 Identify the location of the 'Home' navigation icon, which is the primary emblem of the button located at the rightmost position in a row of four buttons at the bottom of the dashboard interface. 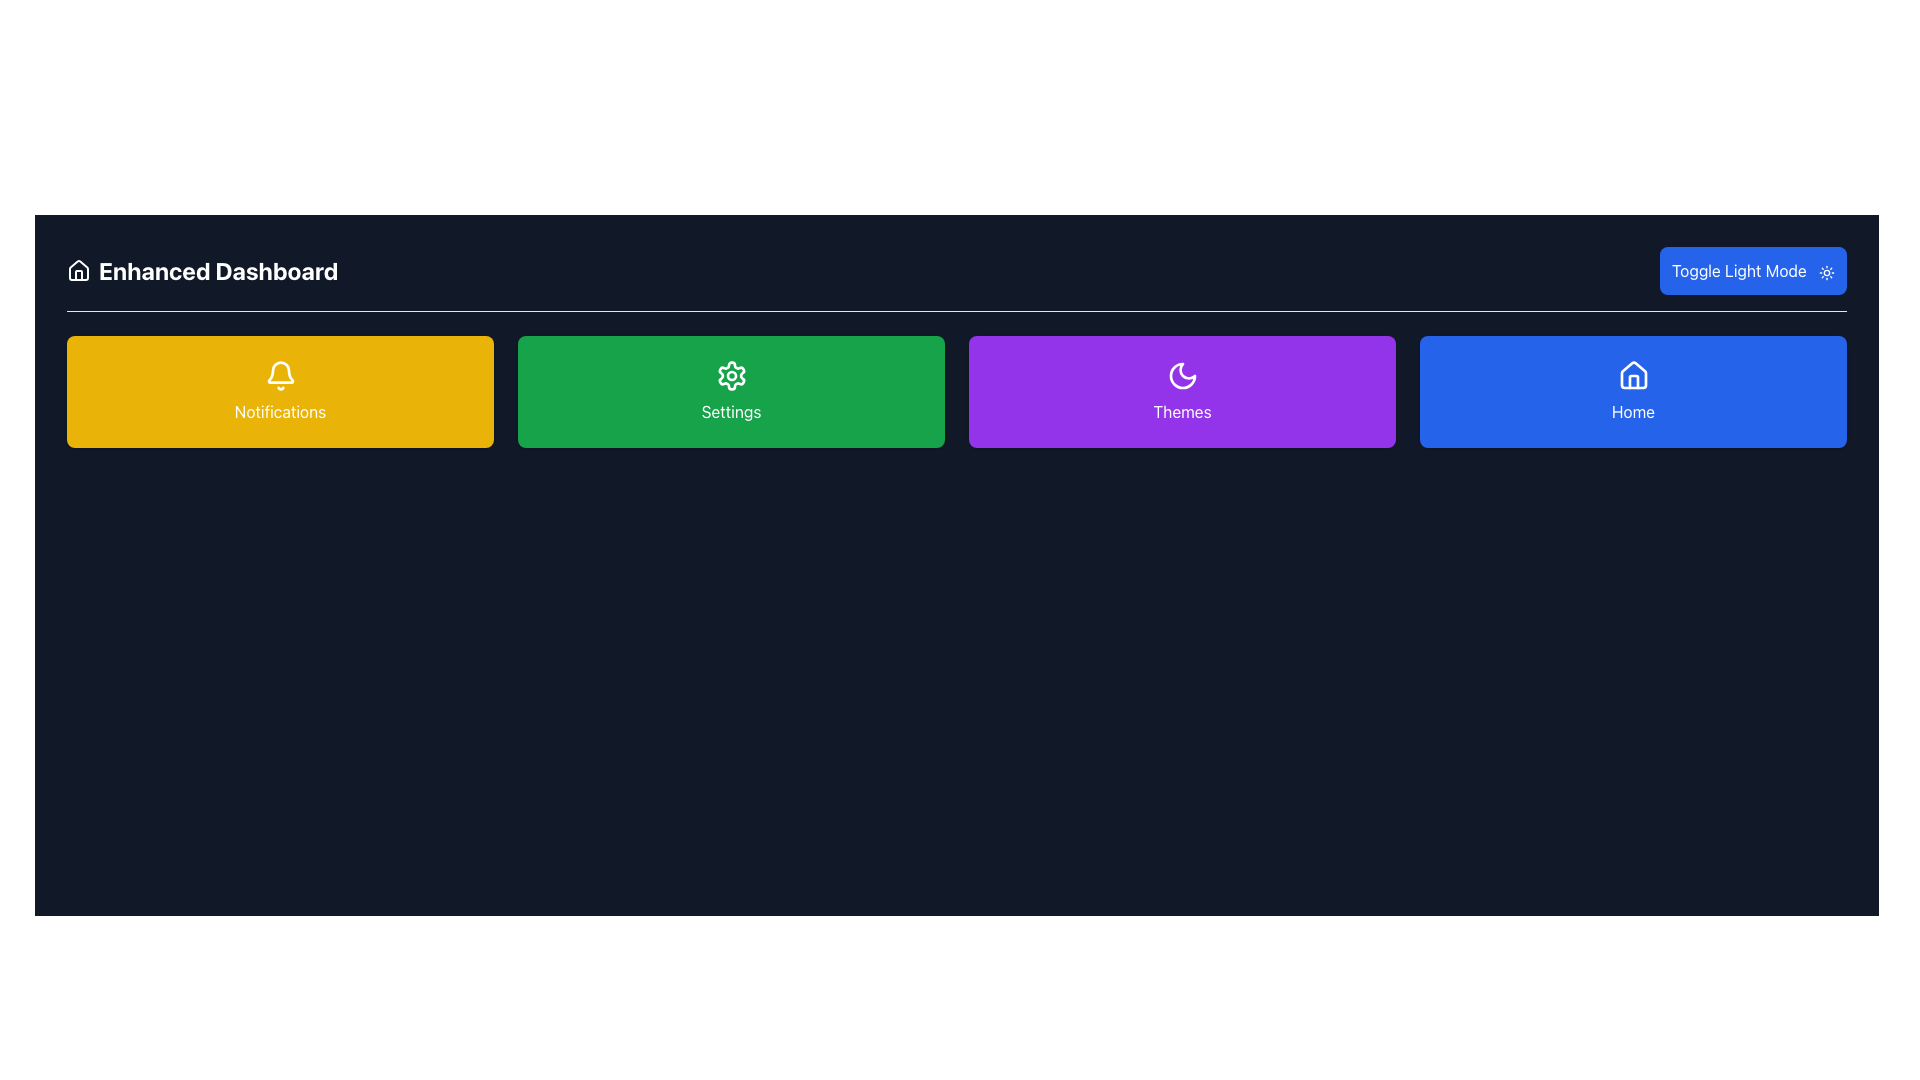
(1633, 375).